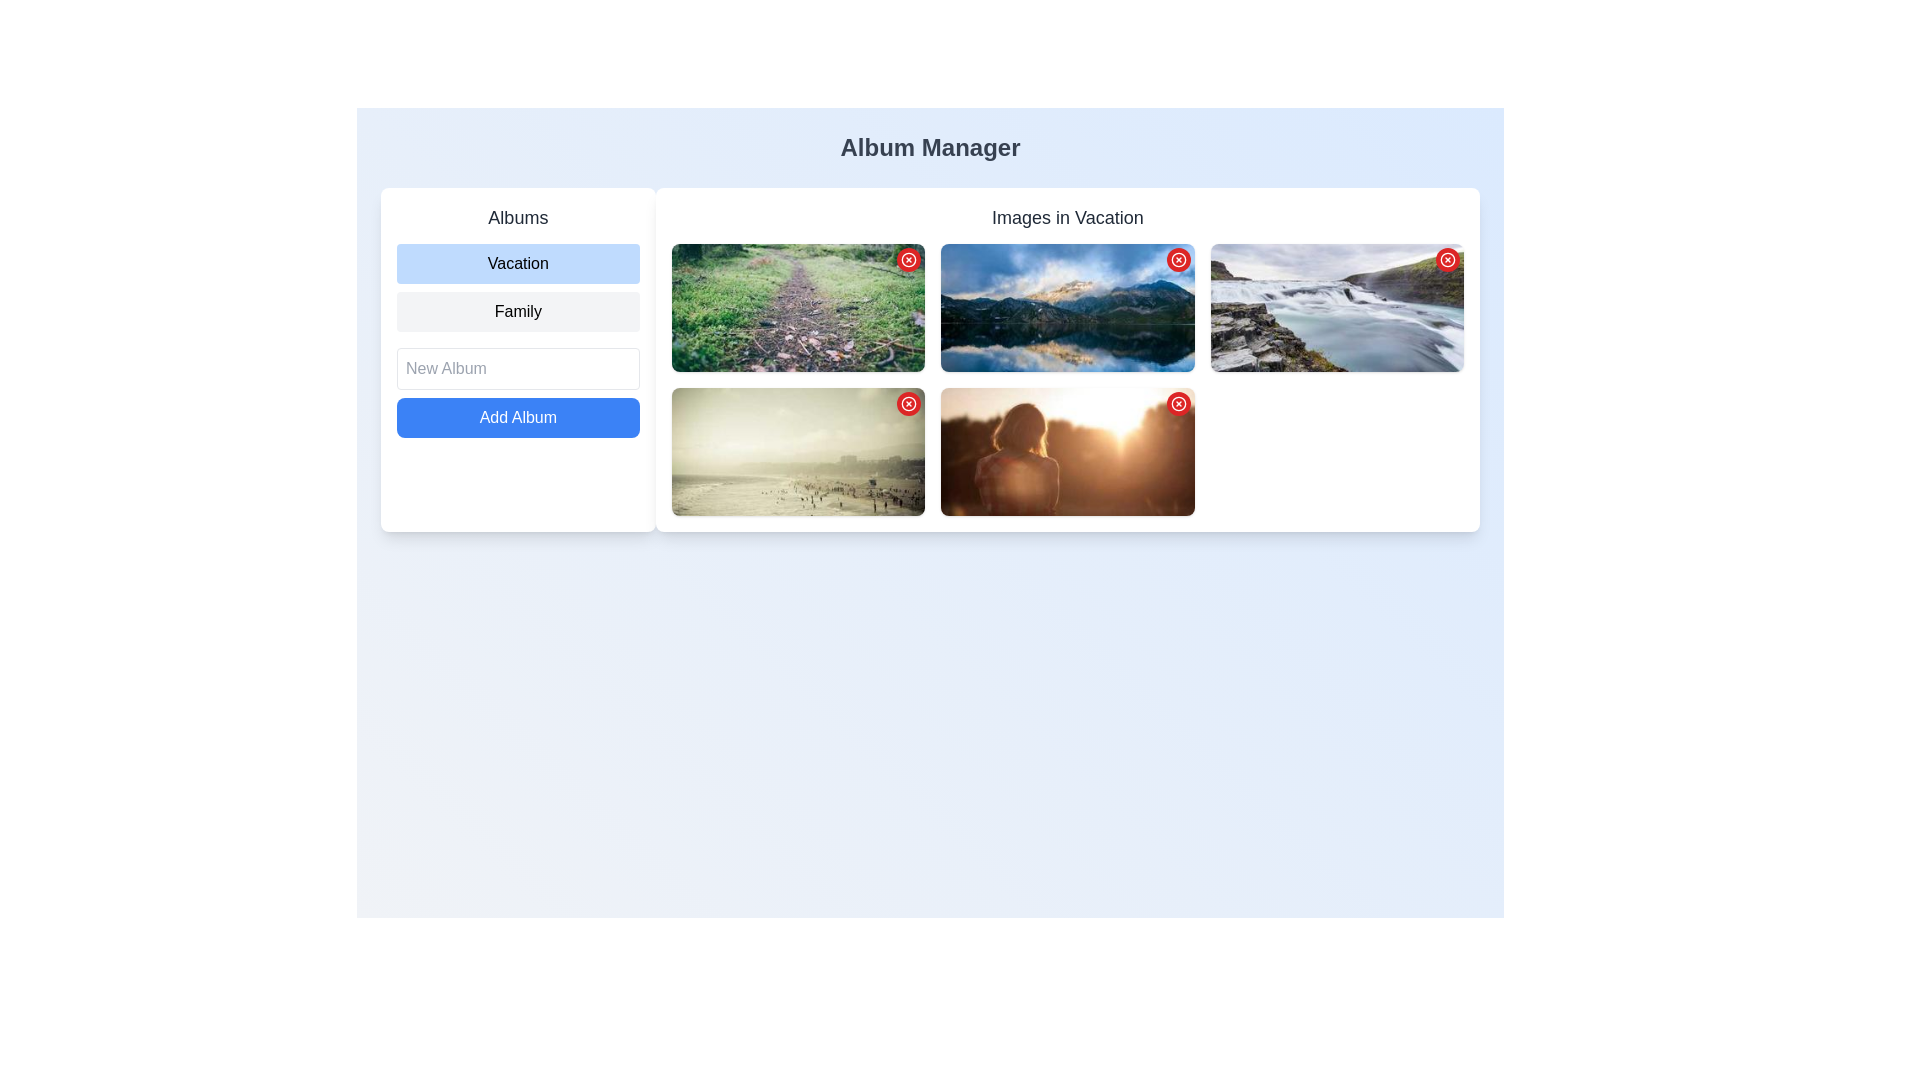  I want to click on the delete button located at the top-right corner of the second image in the second row of the 'Images in Vacation' section to change its background color, so click(908, 404).